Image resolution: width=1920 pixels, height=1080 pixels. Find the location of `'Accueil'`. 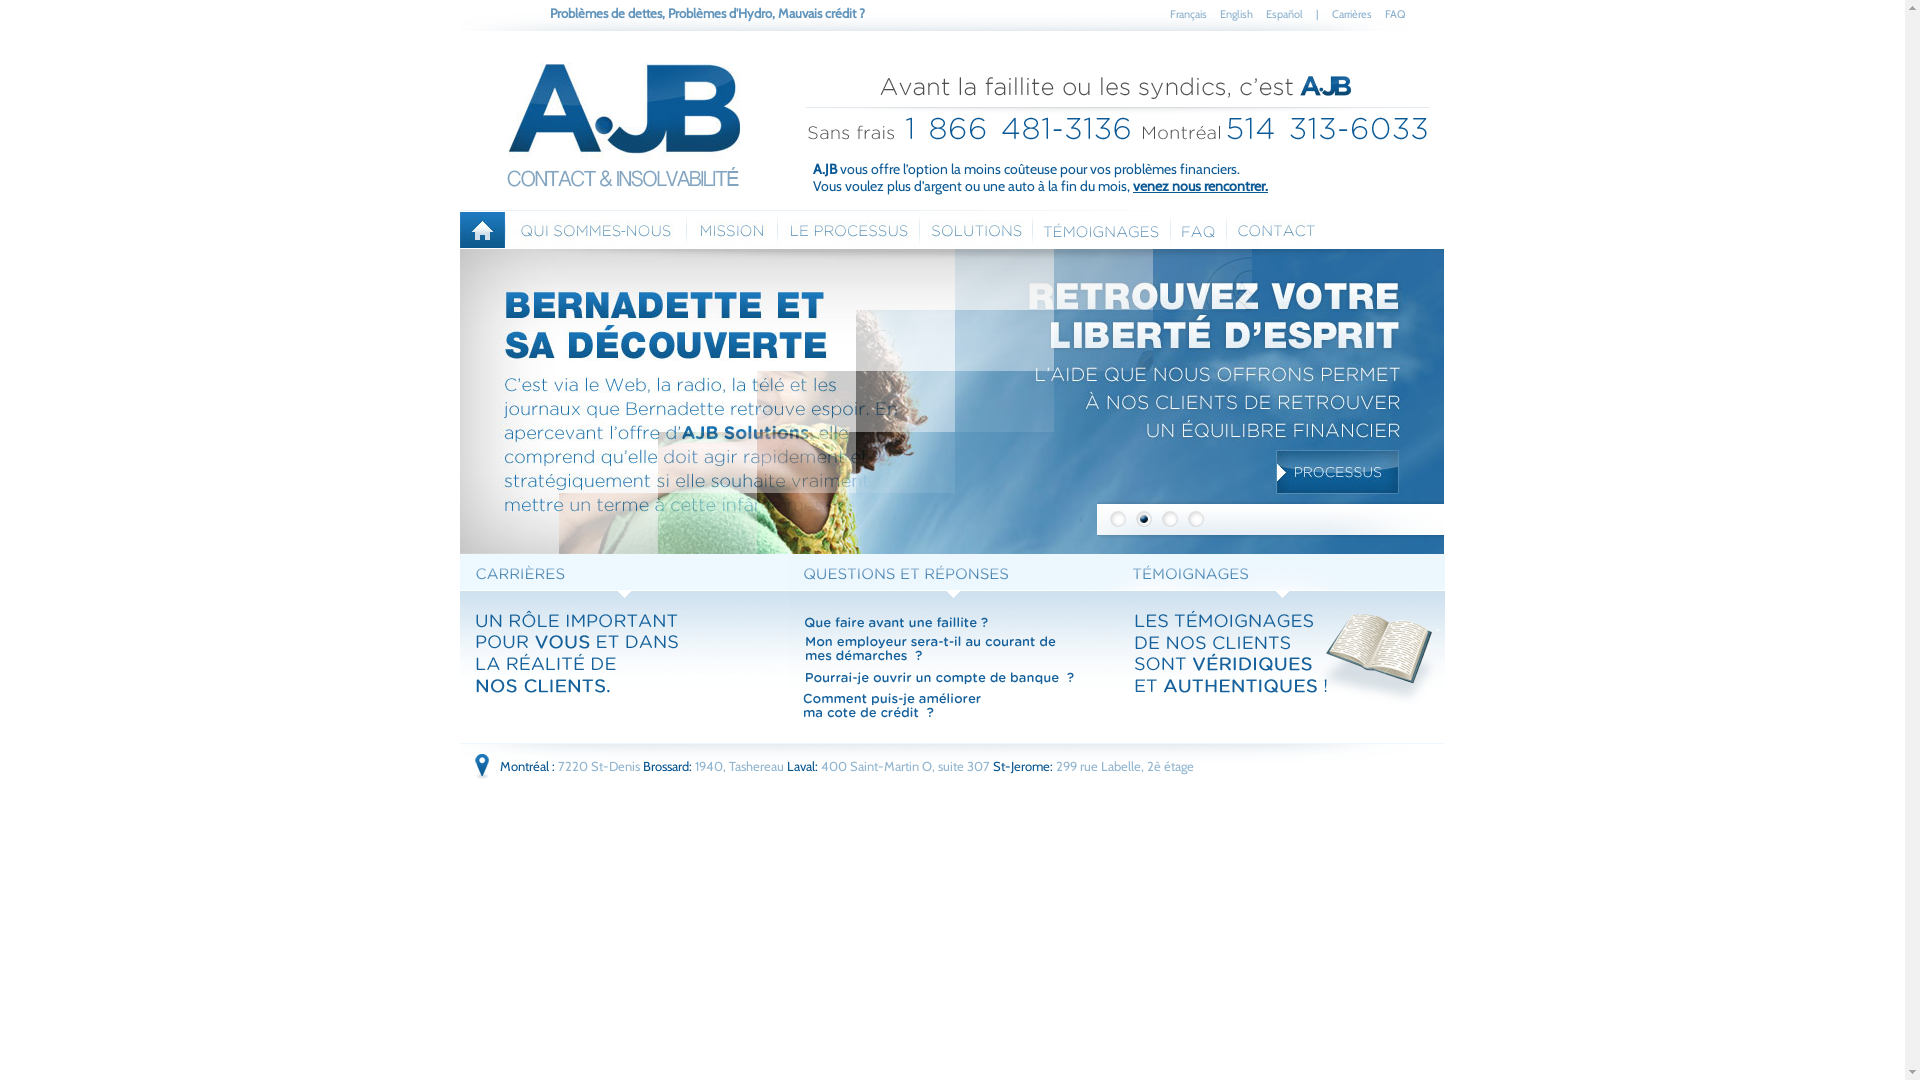

'Accueil' is located at coordinates (482, 229).